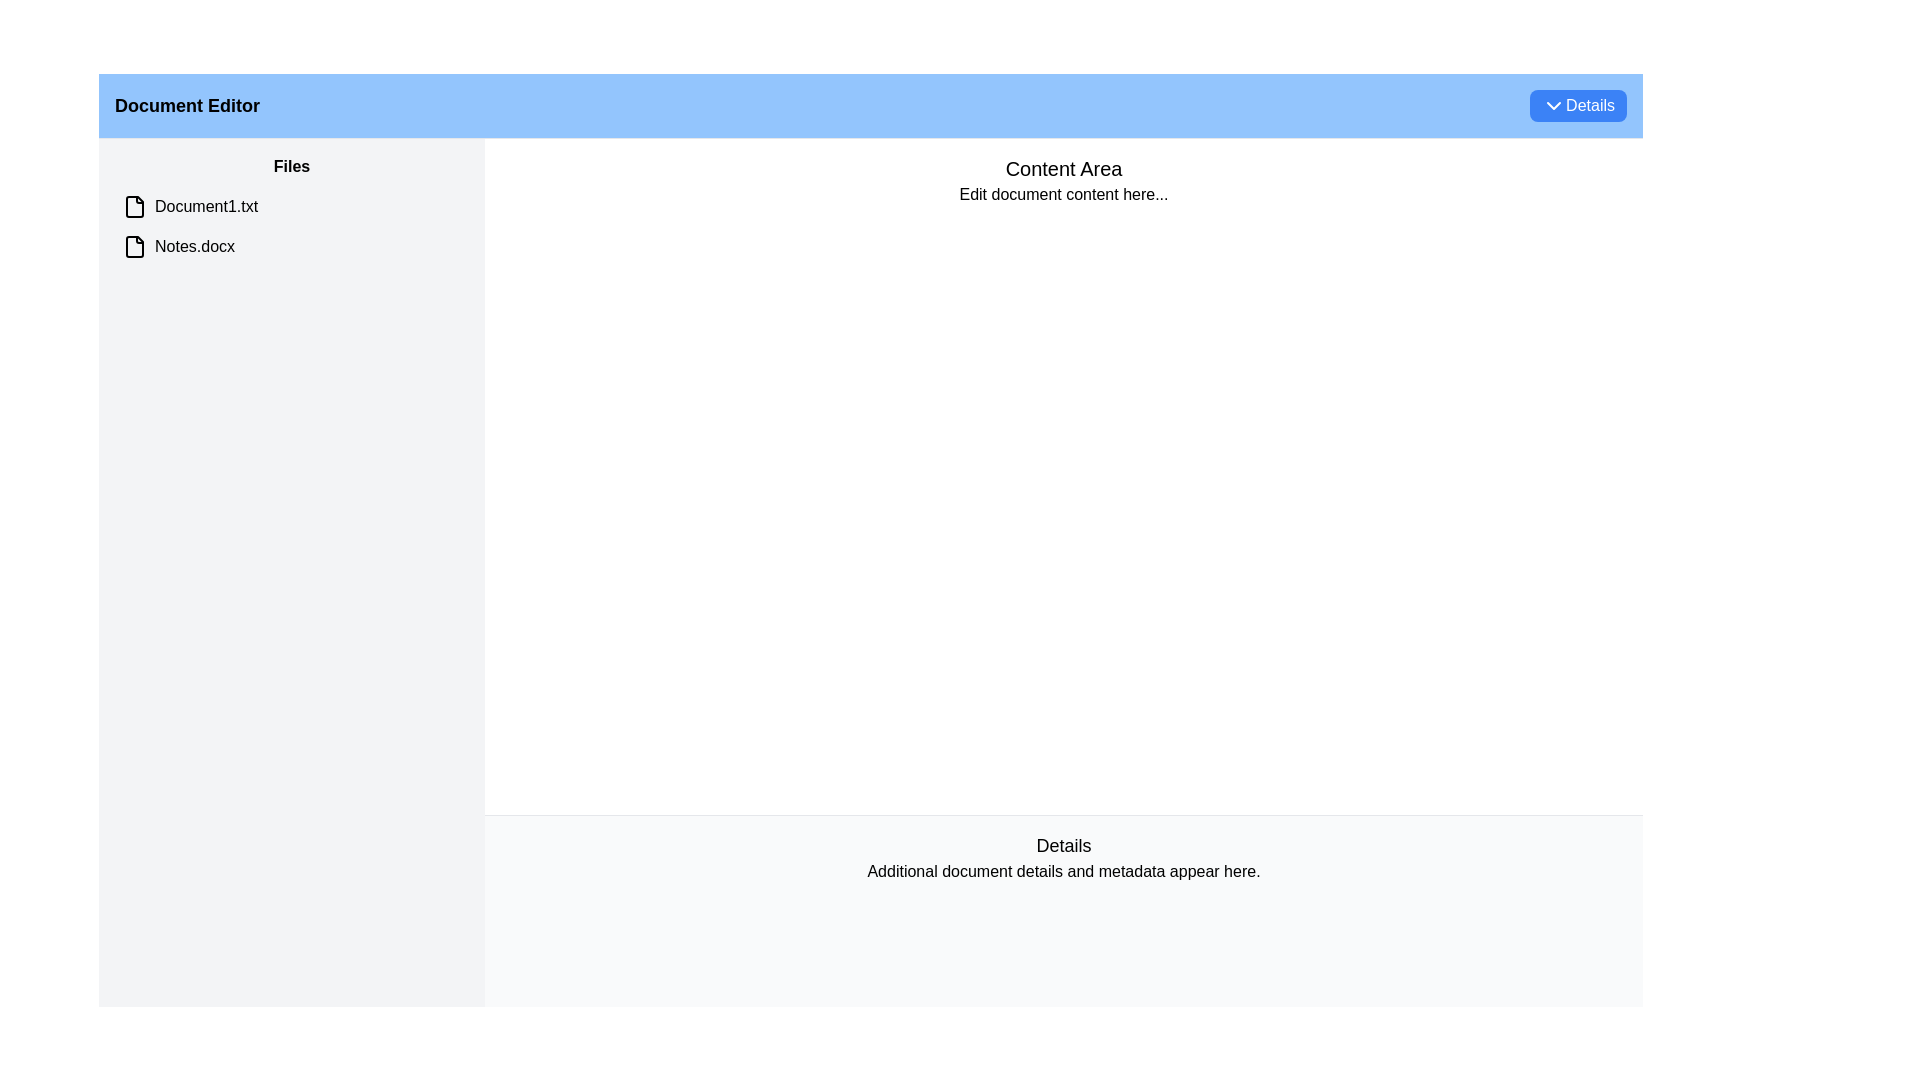 This screenshot has width=1920, height=1080. Describe the element at coordinates (1577, 105) in the screenshot. I see `the 'Details' button located on the top right side of the 'Document Editor' header bar, which has a blue background and a white text label with a chevron icon` at that location.